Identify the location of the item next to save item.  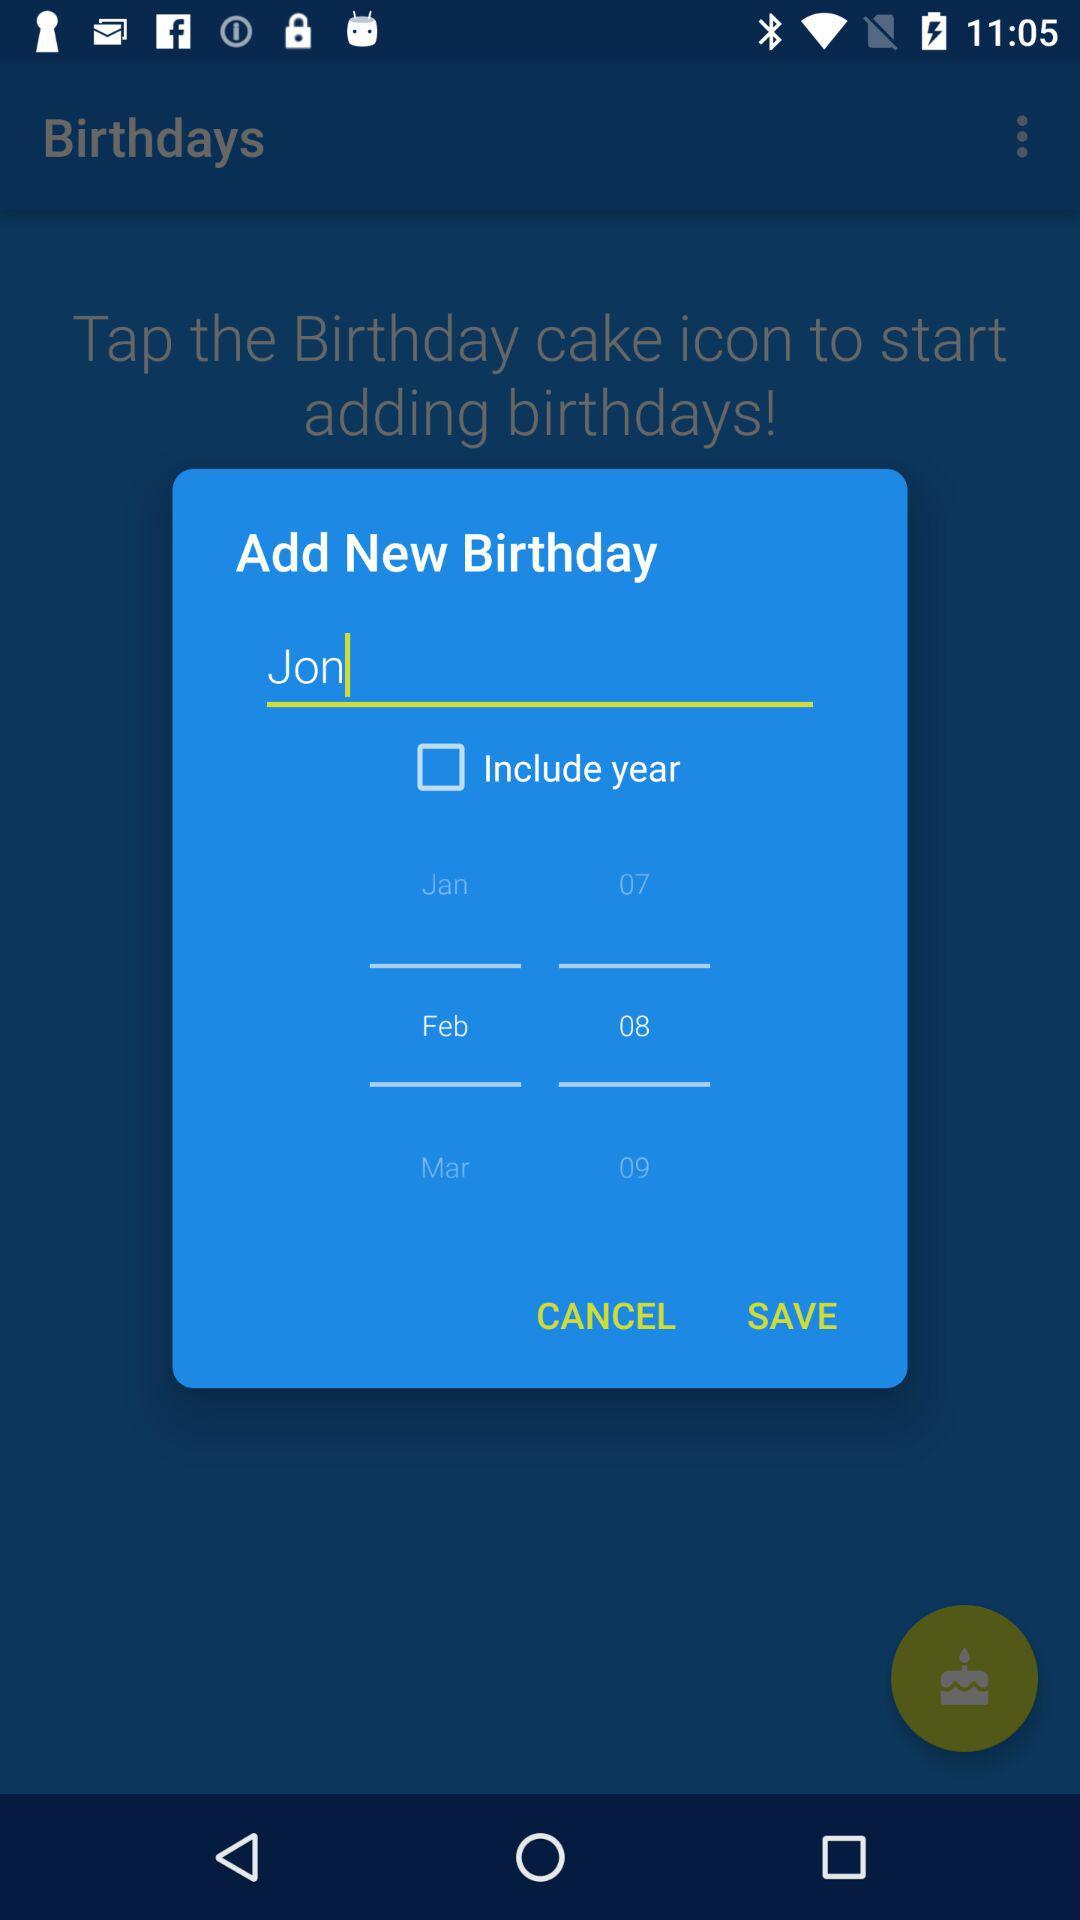
(605, 1314).